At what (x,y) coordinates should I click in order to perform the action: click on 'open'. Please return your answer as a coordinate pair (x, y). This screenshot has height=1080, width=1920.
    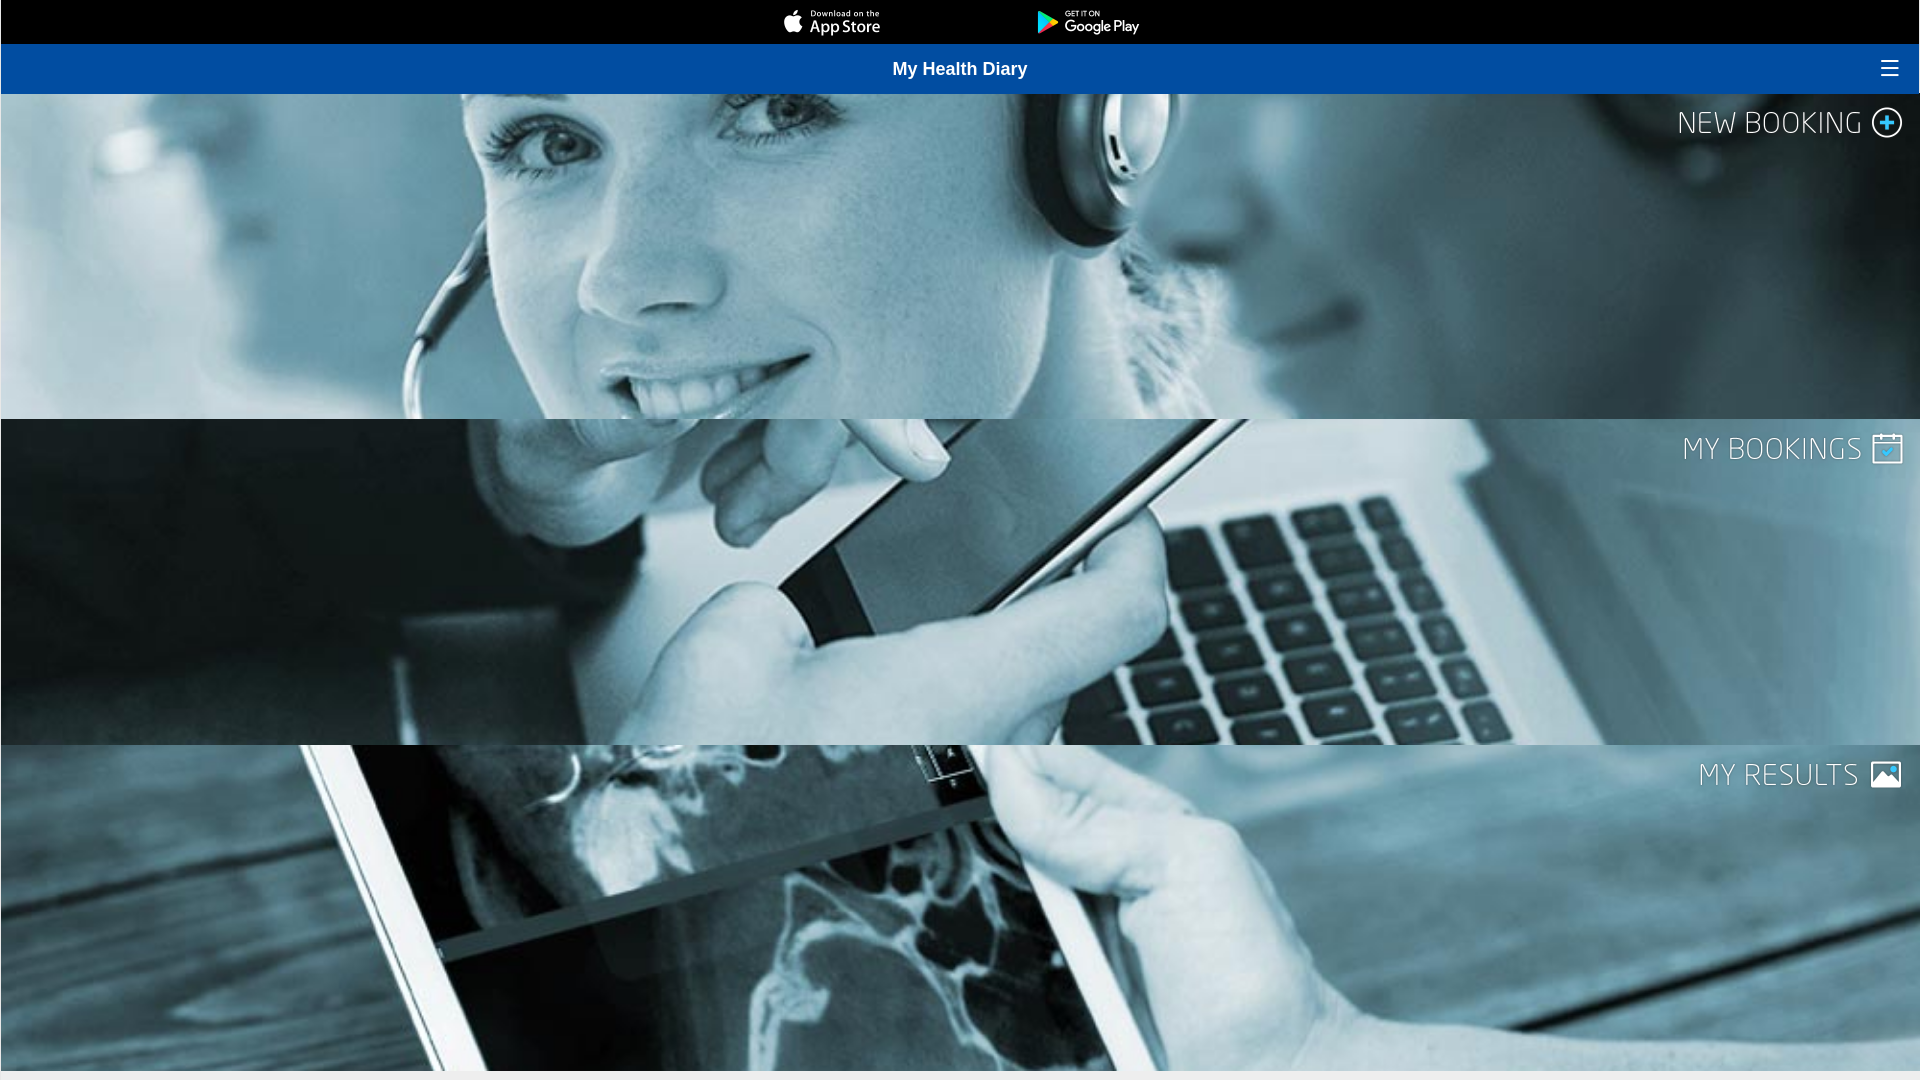
    Looking at the image, I should click on (1889, 67).